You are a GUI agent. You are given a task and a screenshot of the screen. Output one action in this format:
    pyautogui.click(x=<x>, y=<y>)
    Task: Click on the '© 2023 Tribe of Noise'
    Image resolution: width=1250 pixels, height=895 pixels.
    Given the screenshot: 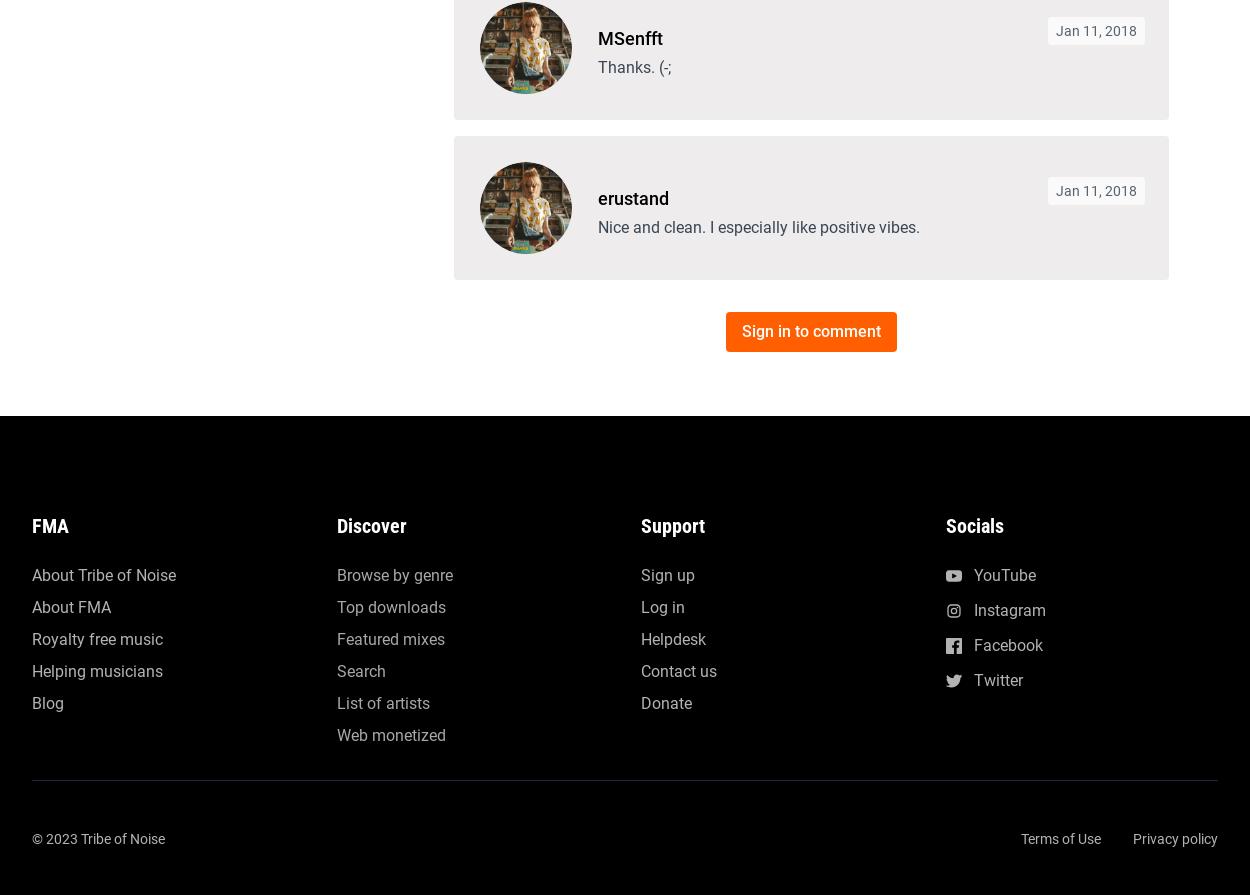 What is the action you would take?
    pyautogui.click(x=97, y=202)
    